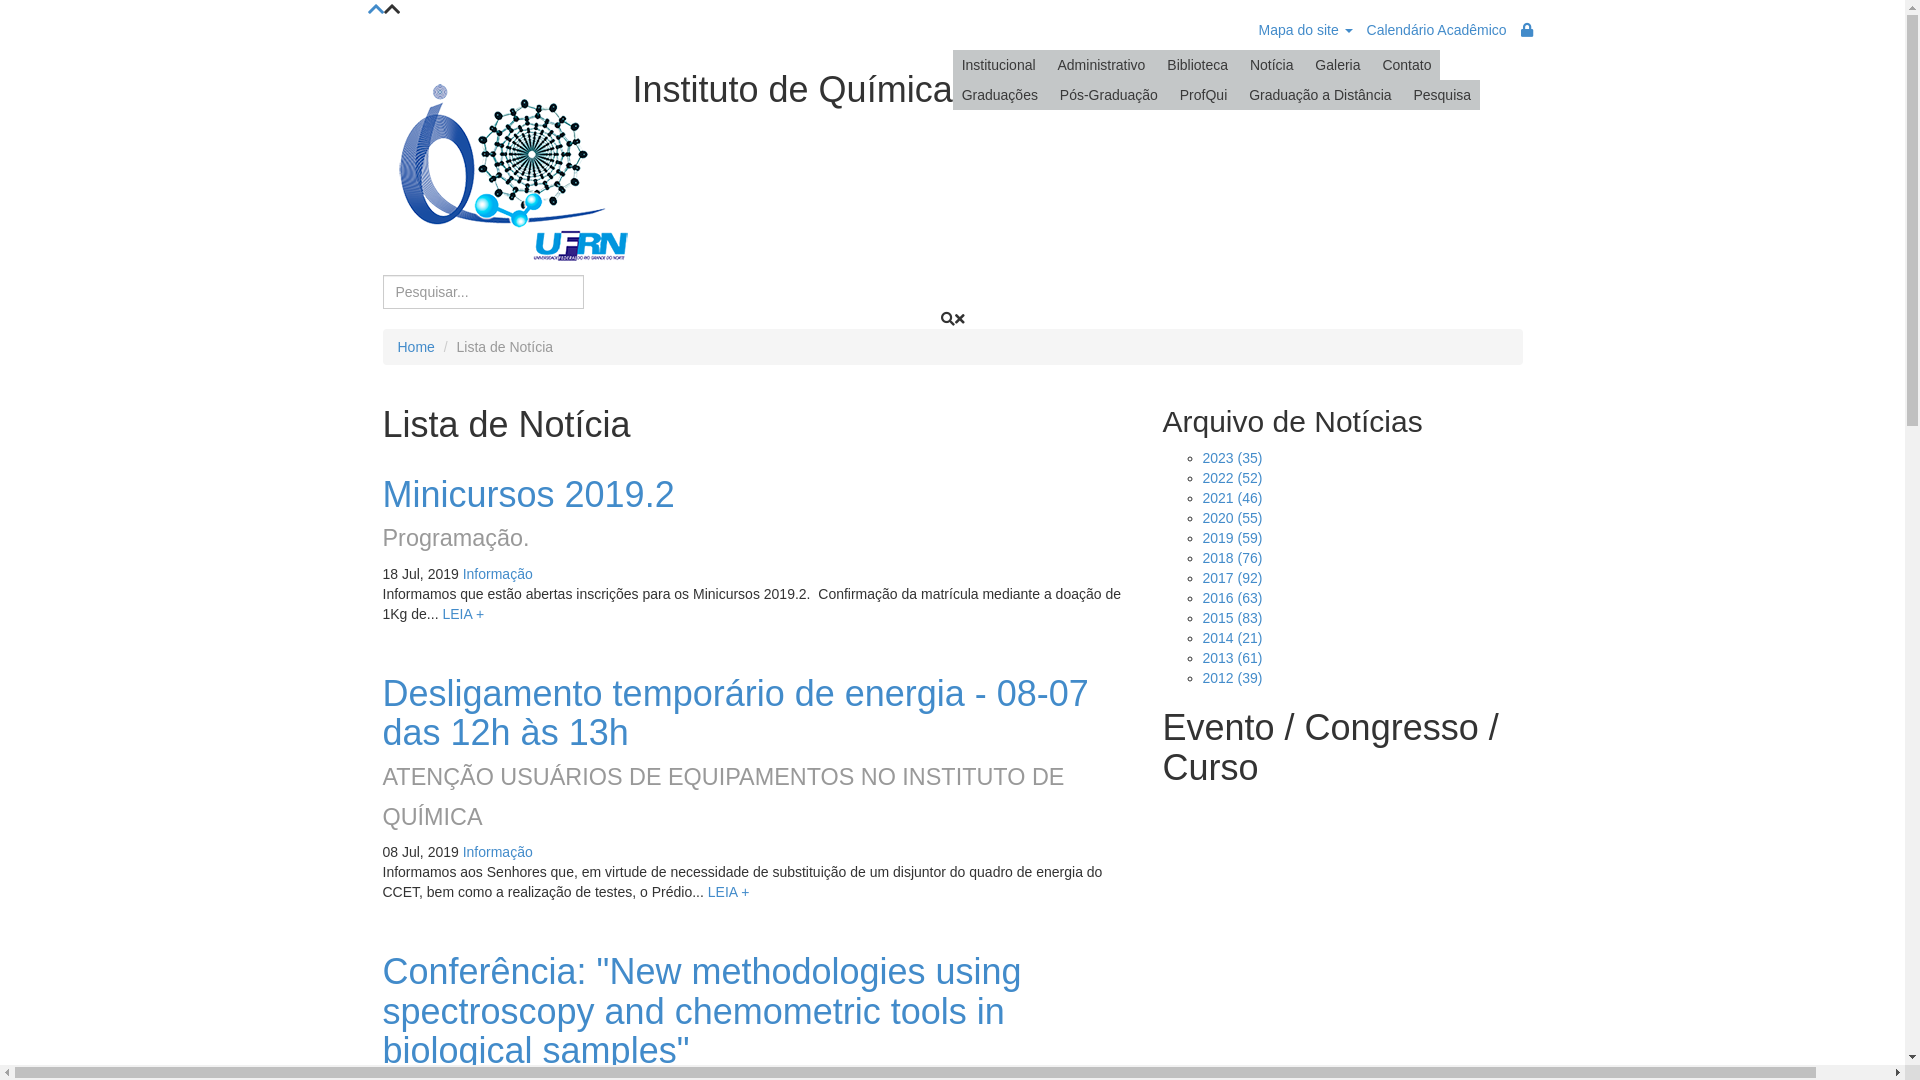 This screenshot has height=1080, width=1920. What do you see at coordinates (1197, 64) in the screenshot?
I see `'Biblioteca'` at bounding box center [1197, 64].